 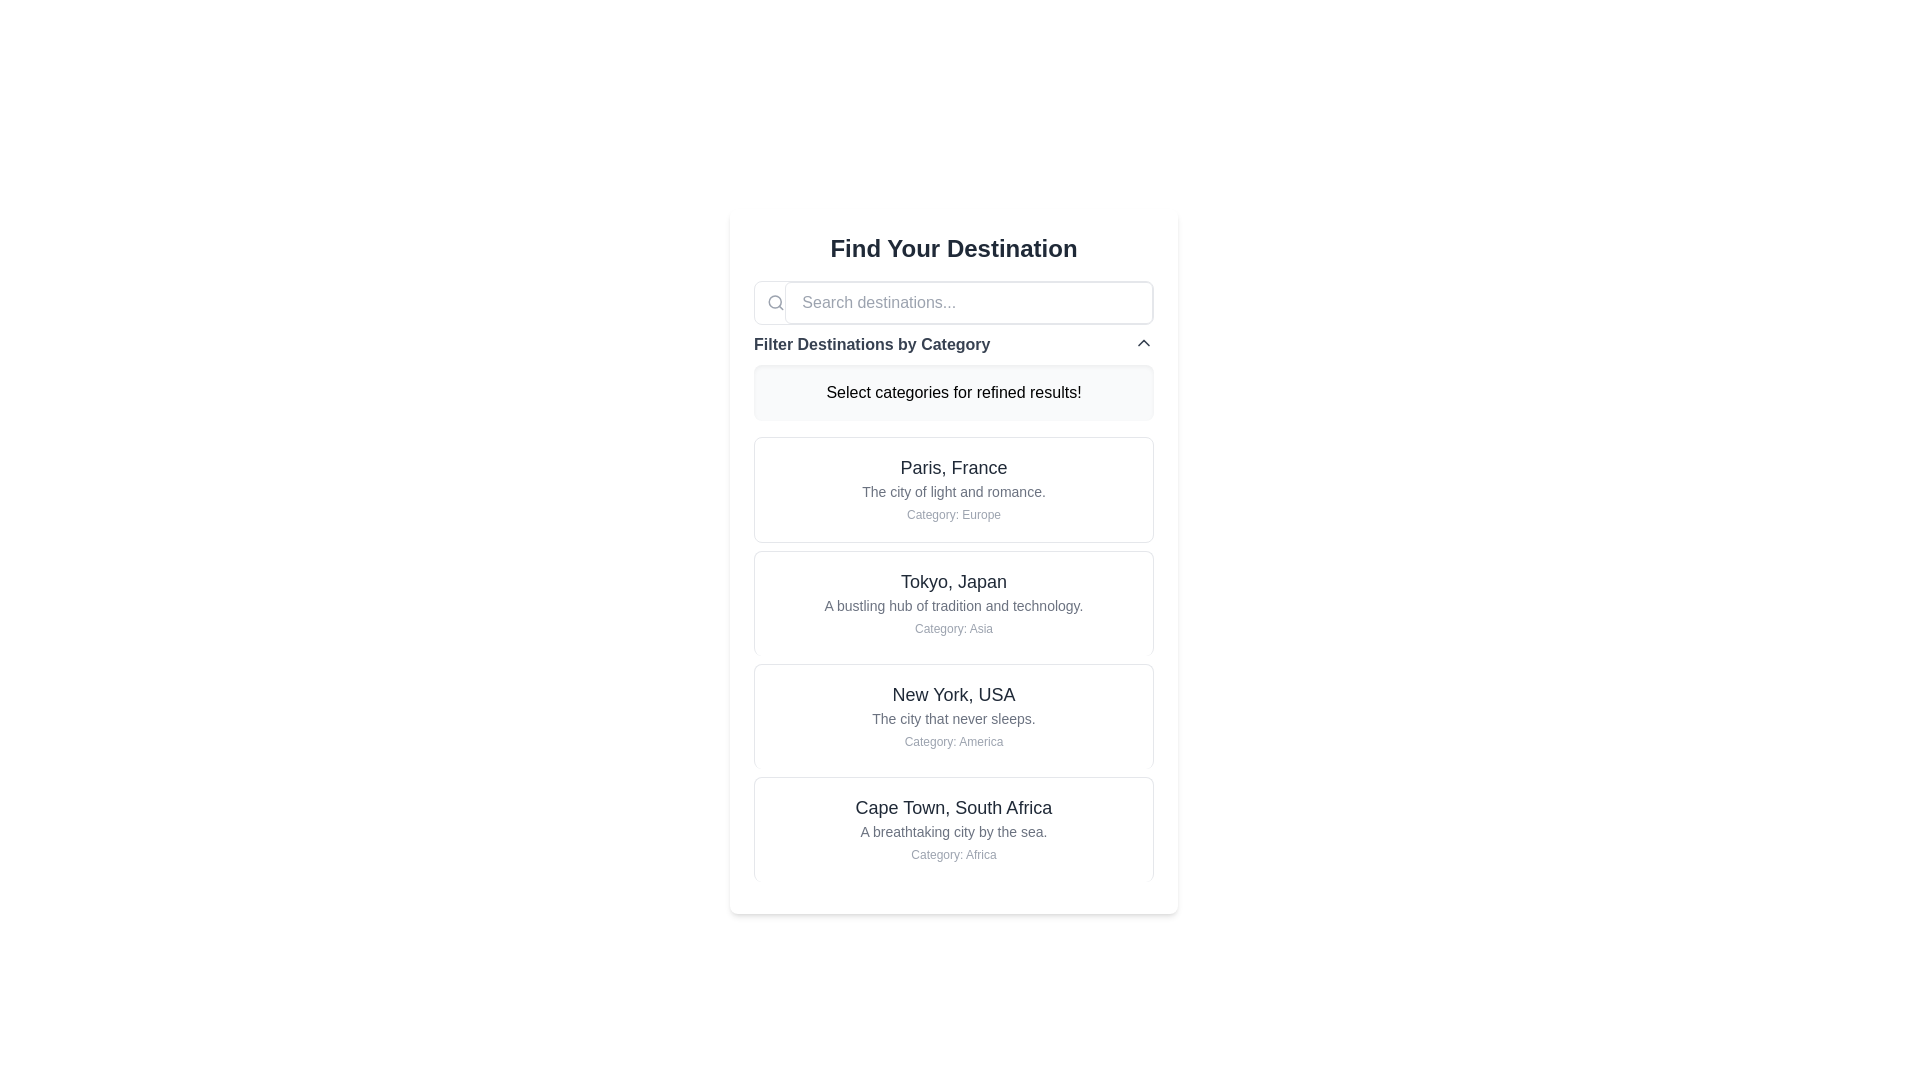 What do you see at coordinates (953, 393) in the screenshot?
I see `the textual prompt that provides guidance for the category selection feature, positioned below the 'Filter Destinations by Category' header` at bounding box center [953, 393].